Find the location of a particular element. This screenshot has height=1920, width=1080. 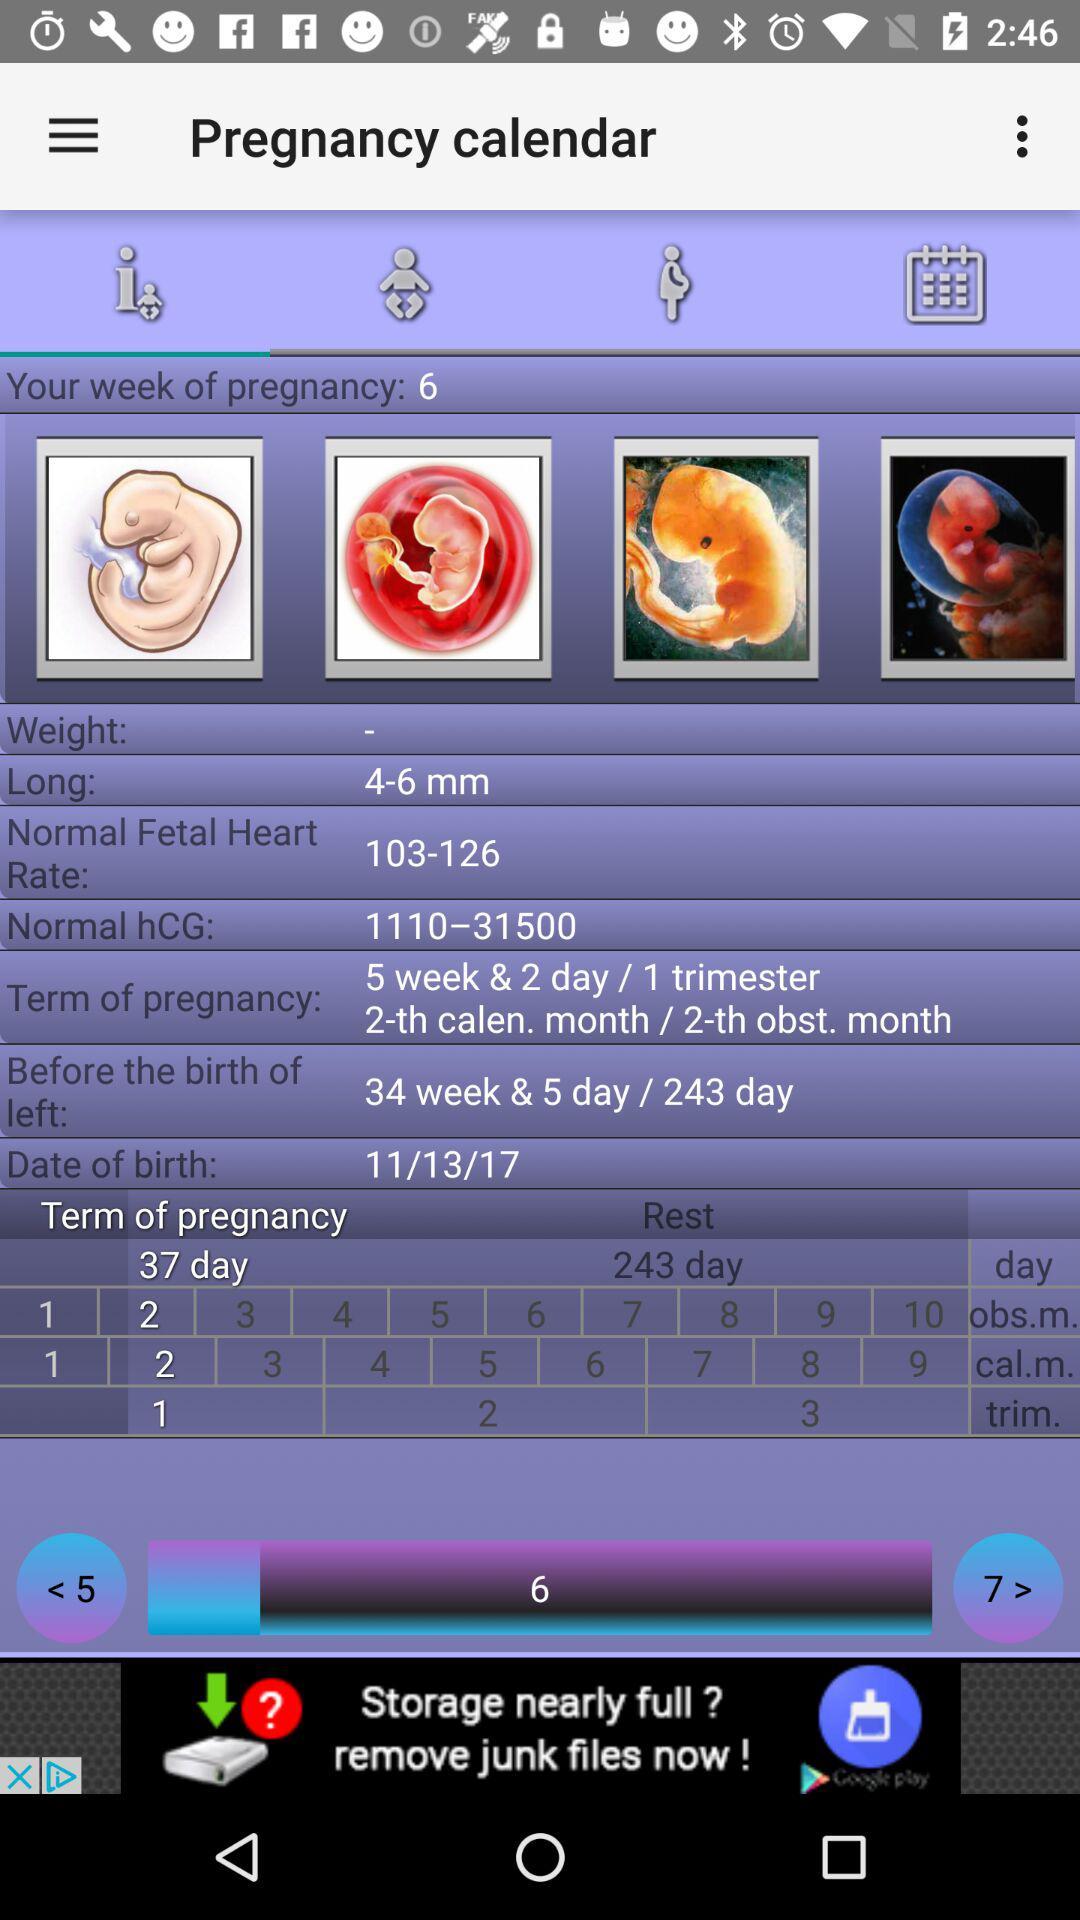

google search is located at coordinates (715, 558).